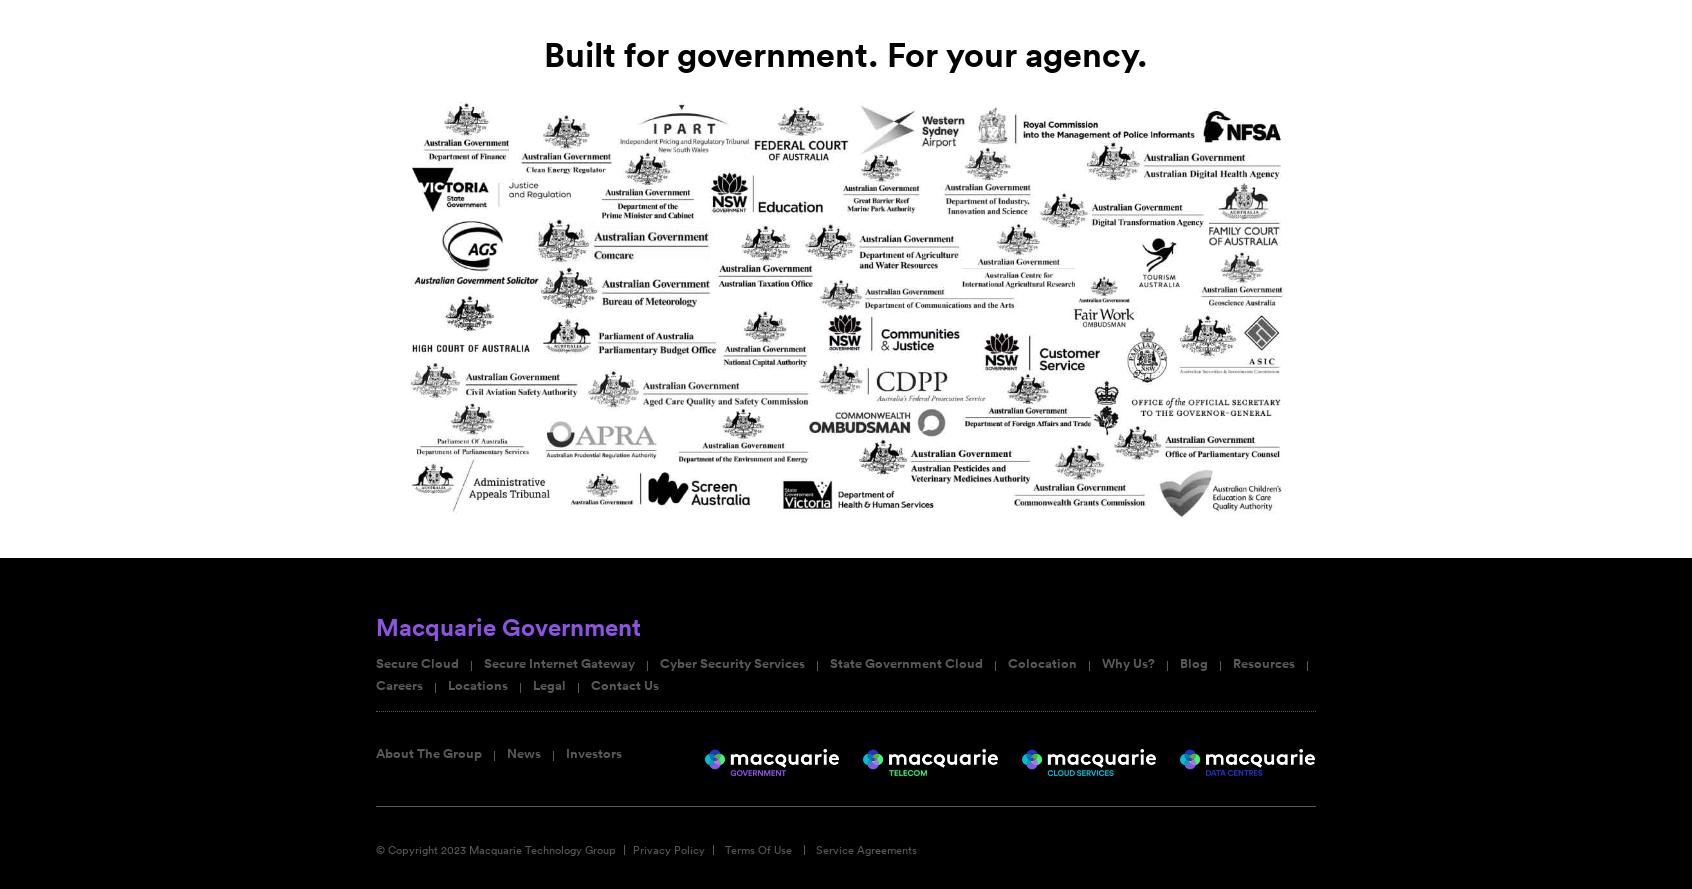 The image size is (1692, 889). I want to click on 'Legal', so click(549, 686).